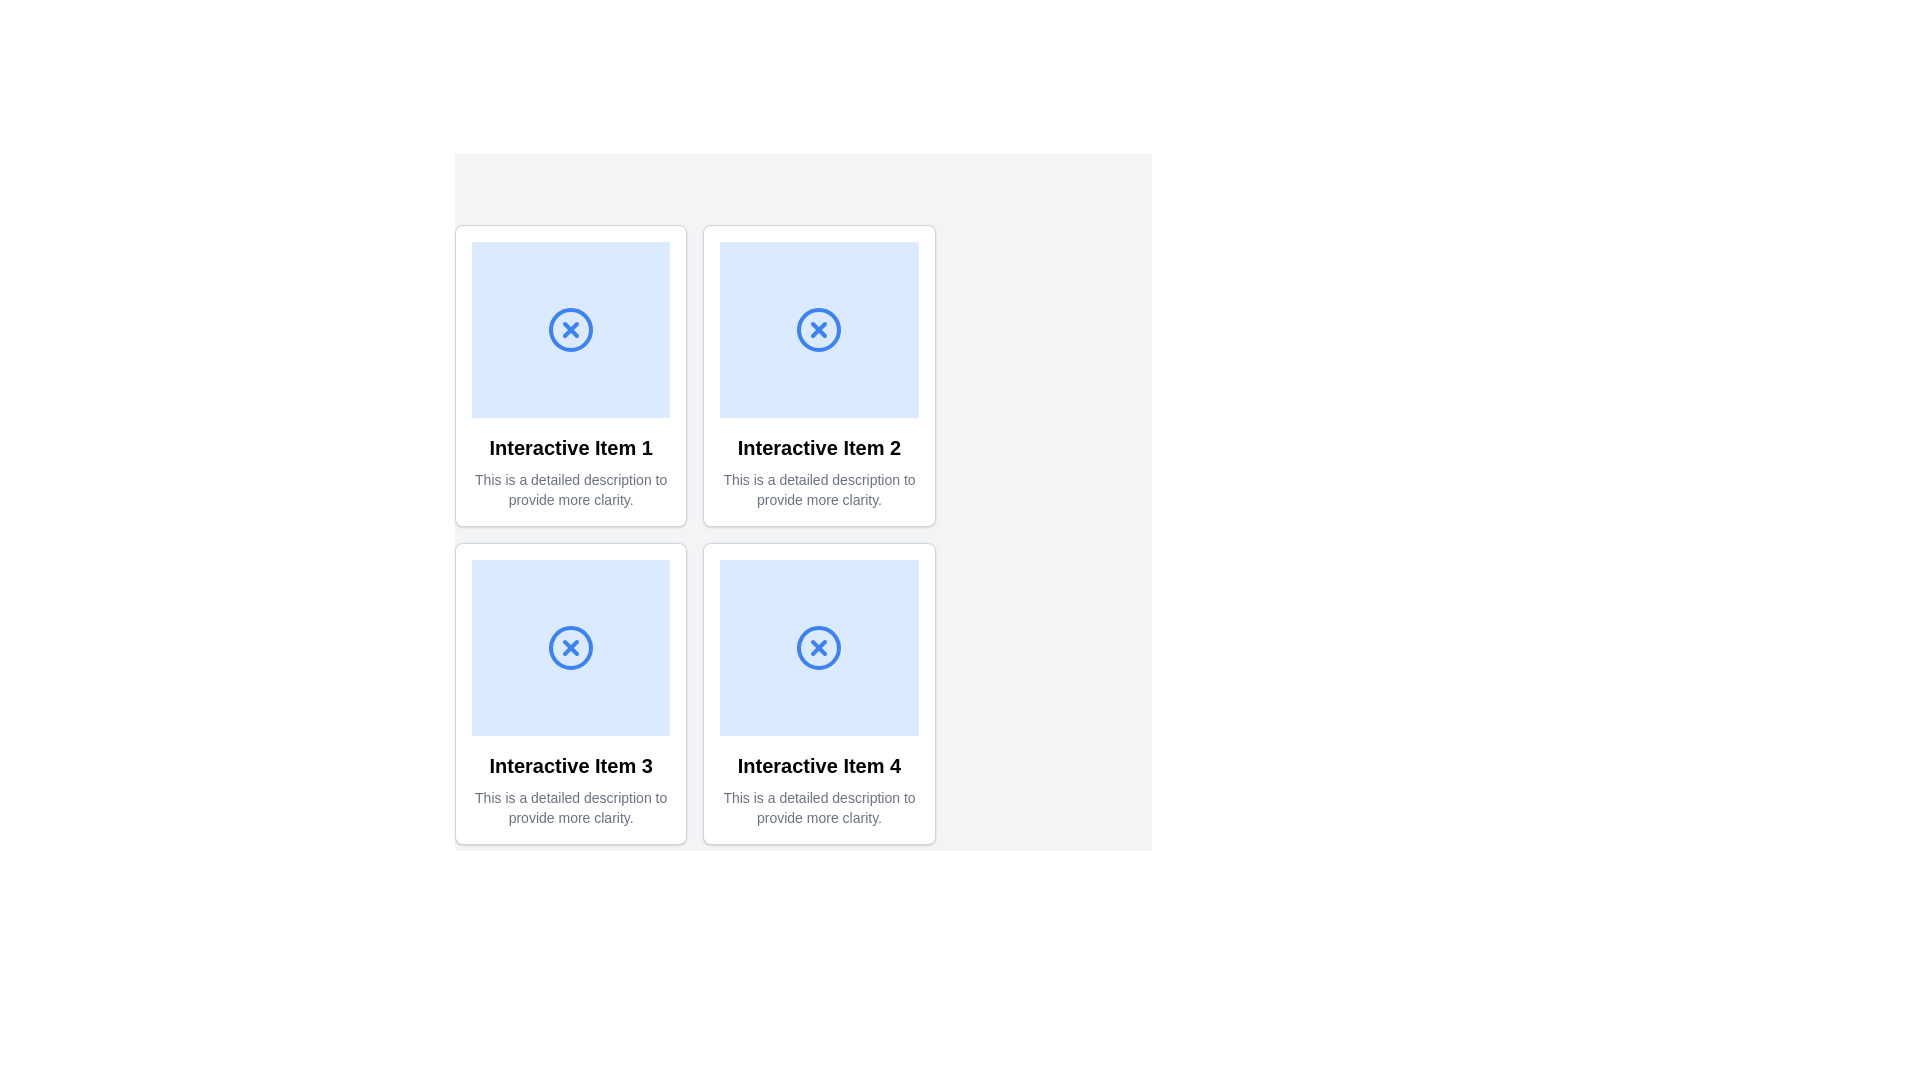 This screenshot has height=1080, width=1920. What do you see at coordinates (570, 329) in the screenshot?
I see `the circular icon with an 'X' symbol, which is the first item in a 2x2 grid labeled 'Interactive Item 1'` at bounding box center [570, 329].